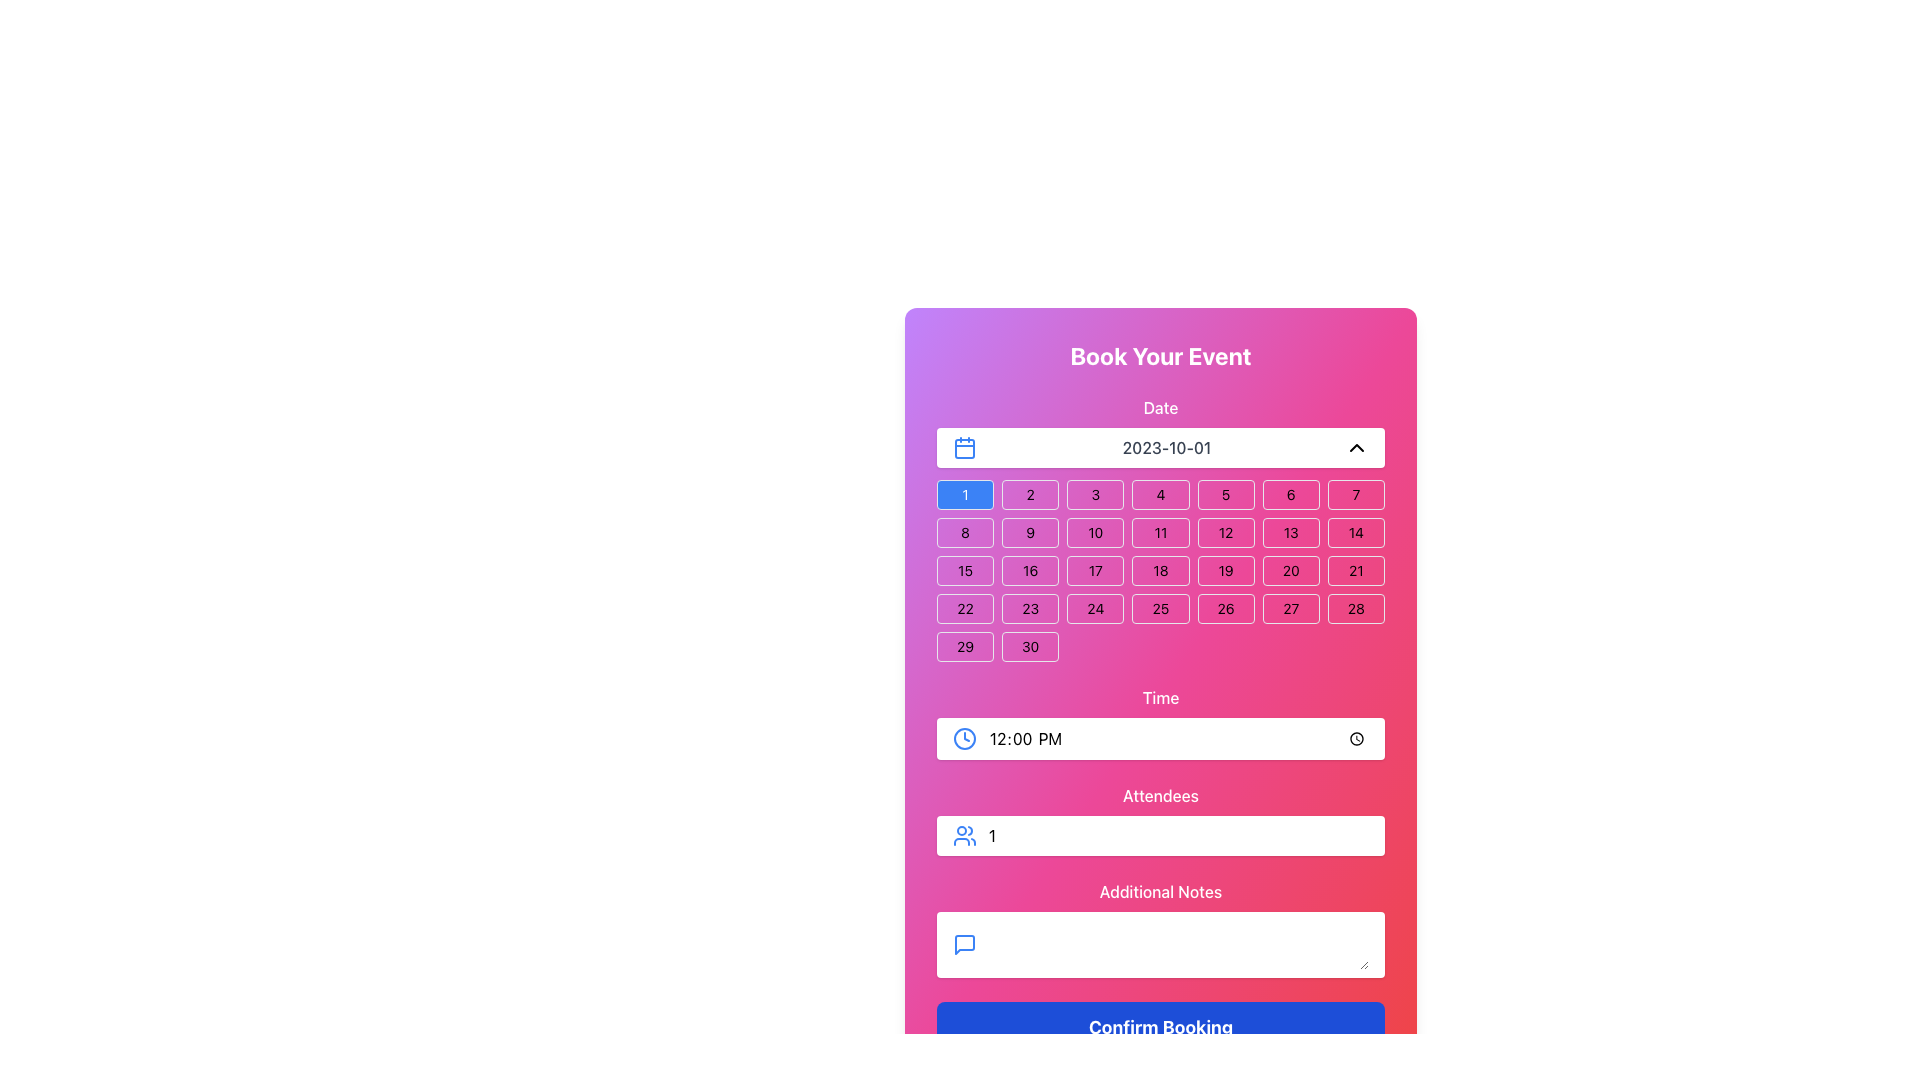 This screenshot has height=1080, width=1920. I want to click on the pink rectangular button labeled '11' in the second row of the calendar grid, so click(1161, 531).